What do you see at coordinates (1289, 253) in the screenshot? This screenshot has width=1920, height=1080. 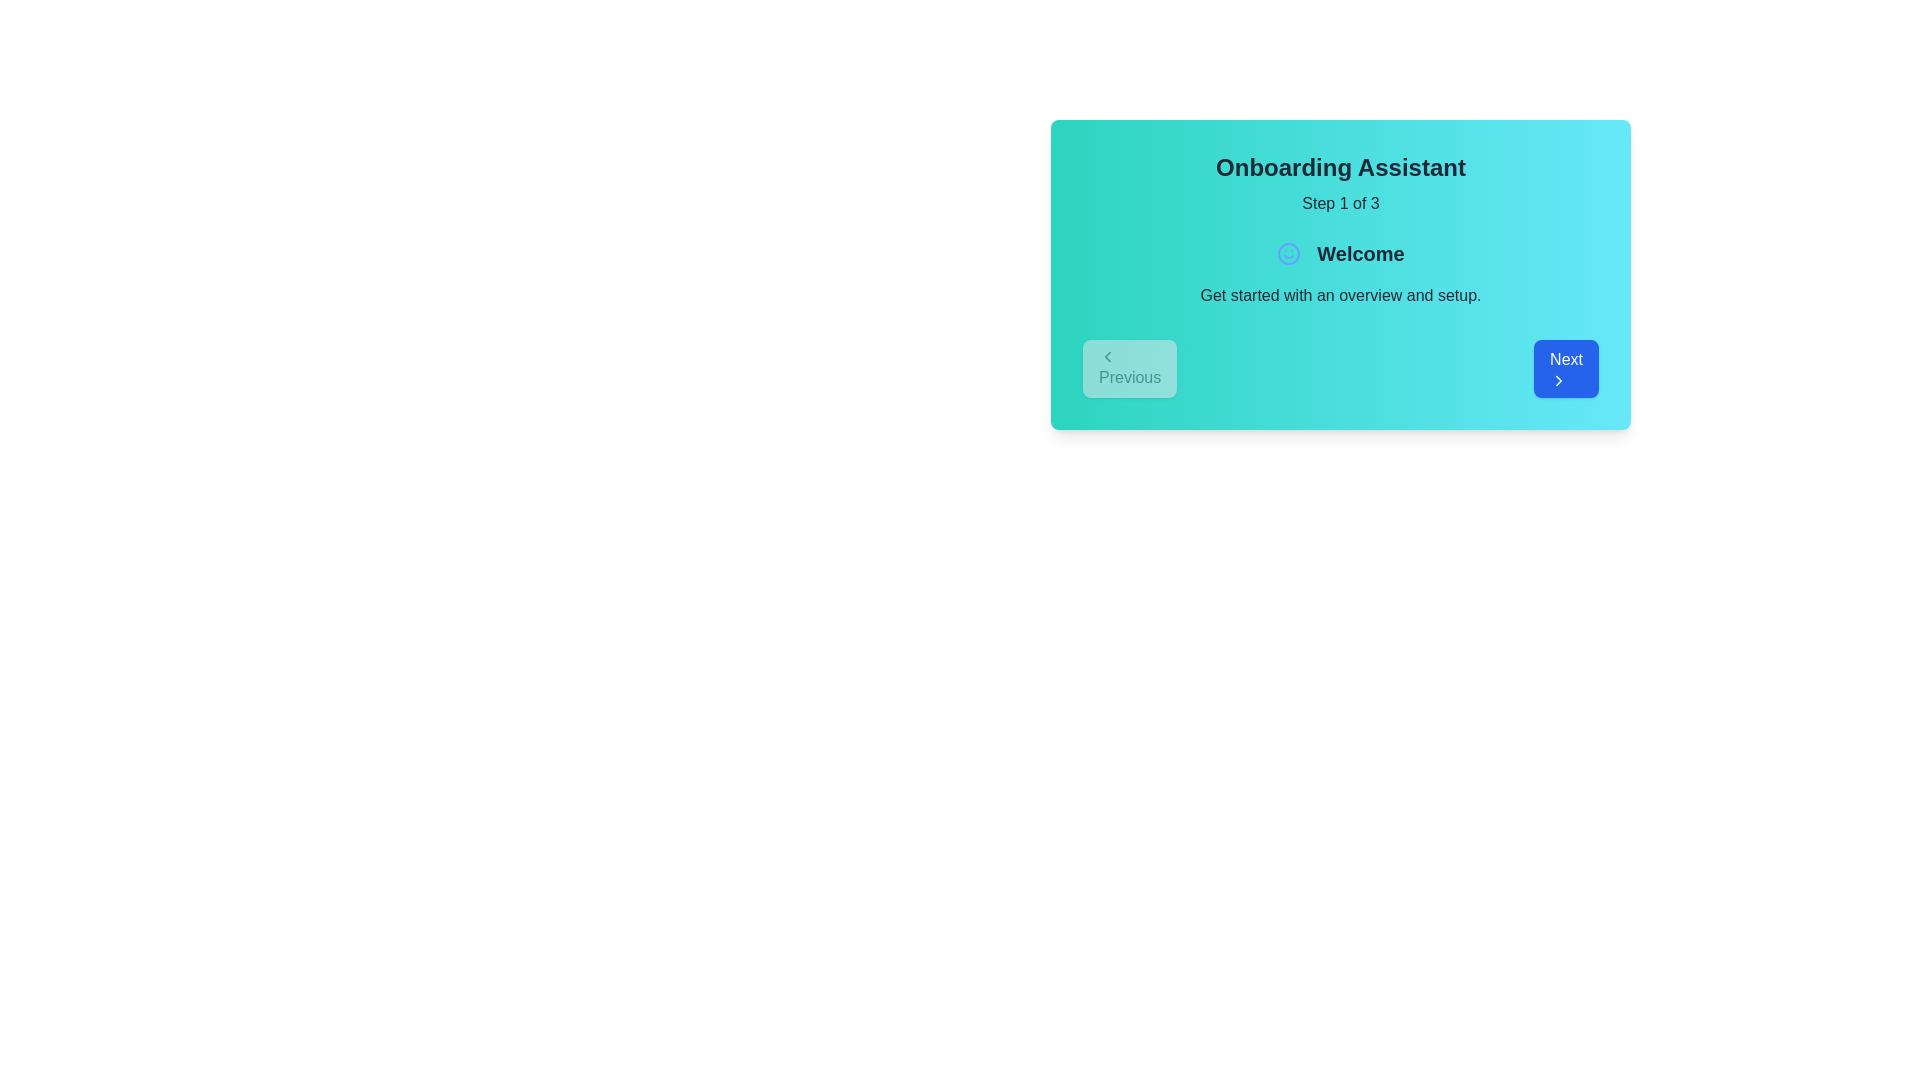 I see `the friendliness and positivity conveyed by the icon located to the left of the bold 'Welcome' text in the onboarding interface` at bounding box center [1289, 253].